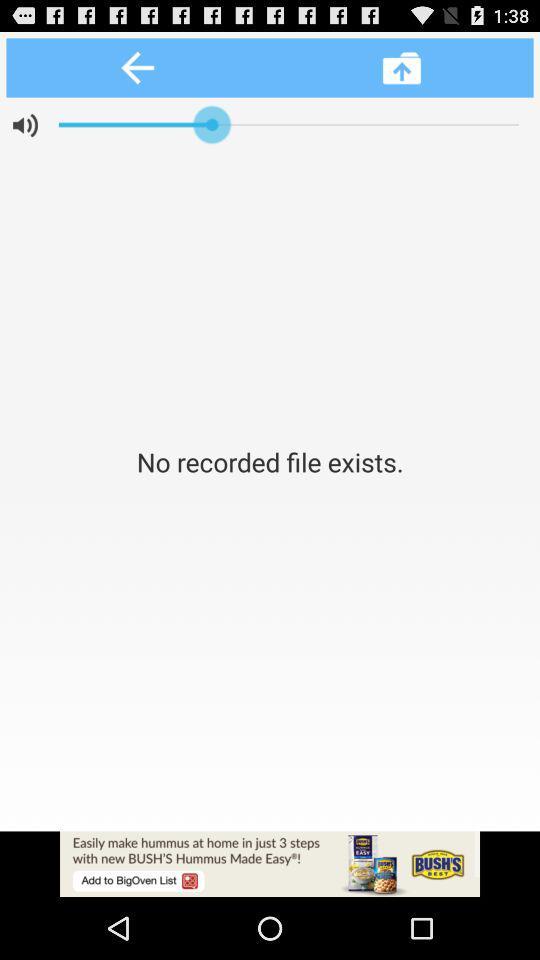 The width and height of the screenshot is (540, 960). What do you see at coordinates (270, 863) in the screenshot?
I see `advertisement` at bounding box center [270, 863].